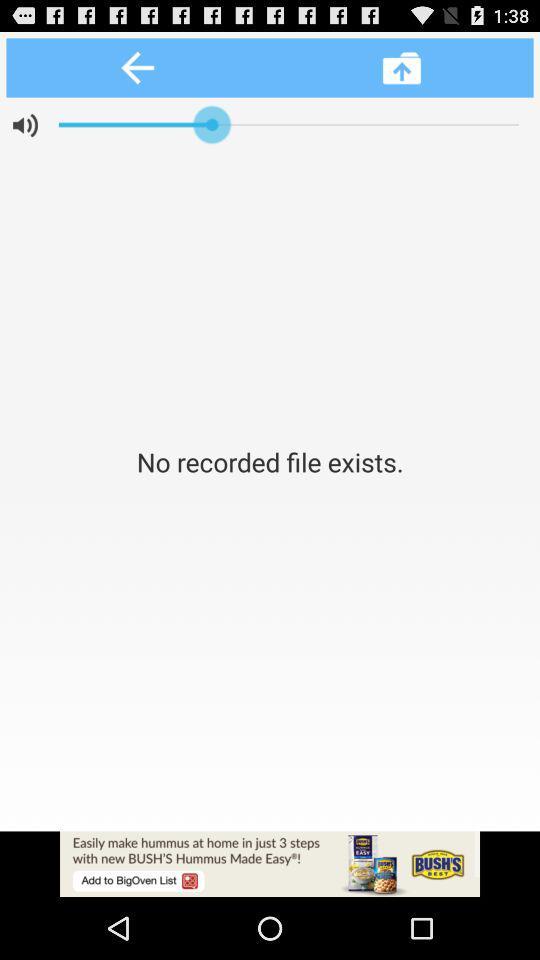 The width and height of the screenshot is (540, 960). What do you see at coordinates (270, 863) in the screenshot?
I see `advertisement` at bounding box center [270, 863].